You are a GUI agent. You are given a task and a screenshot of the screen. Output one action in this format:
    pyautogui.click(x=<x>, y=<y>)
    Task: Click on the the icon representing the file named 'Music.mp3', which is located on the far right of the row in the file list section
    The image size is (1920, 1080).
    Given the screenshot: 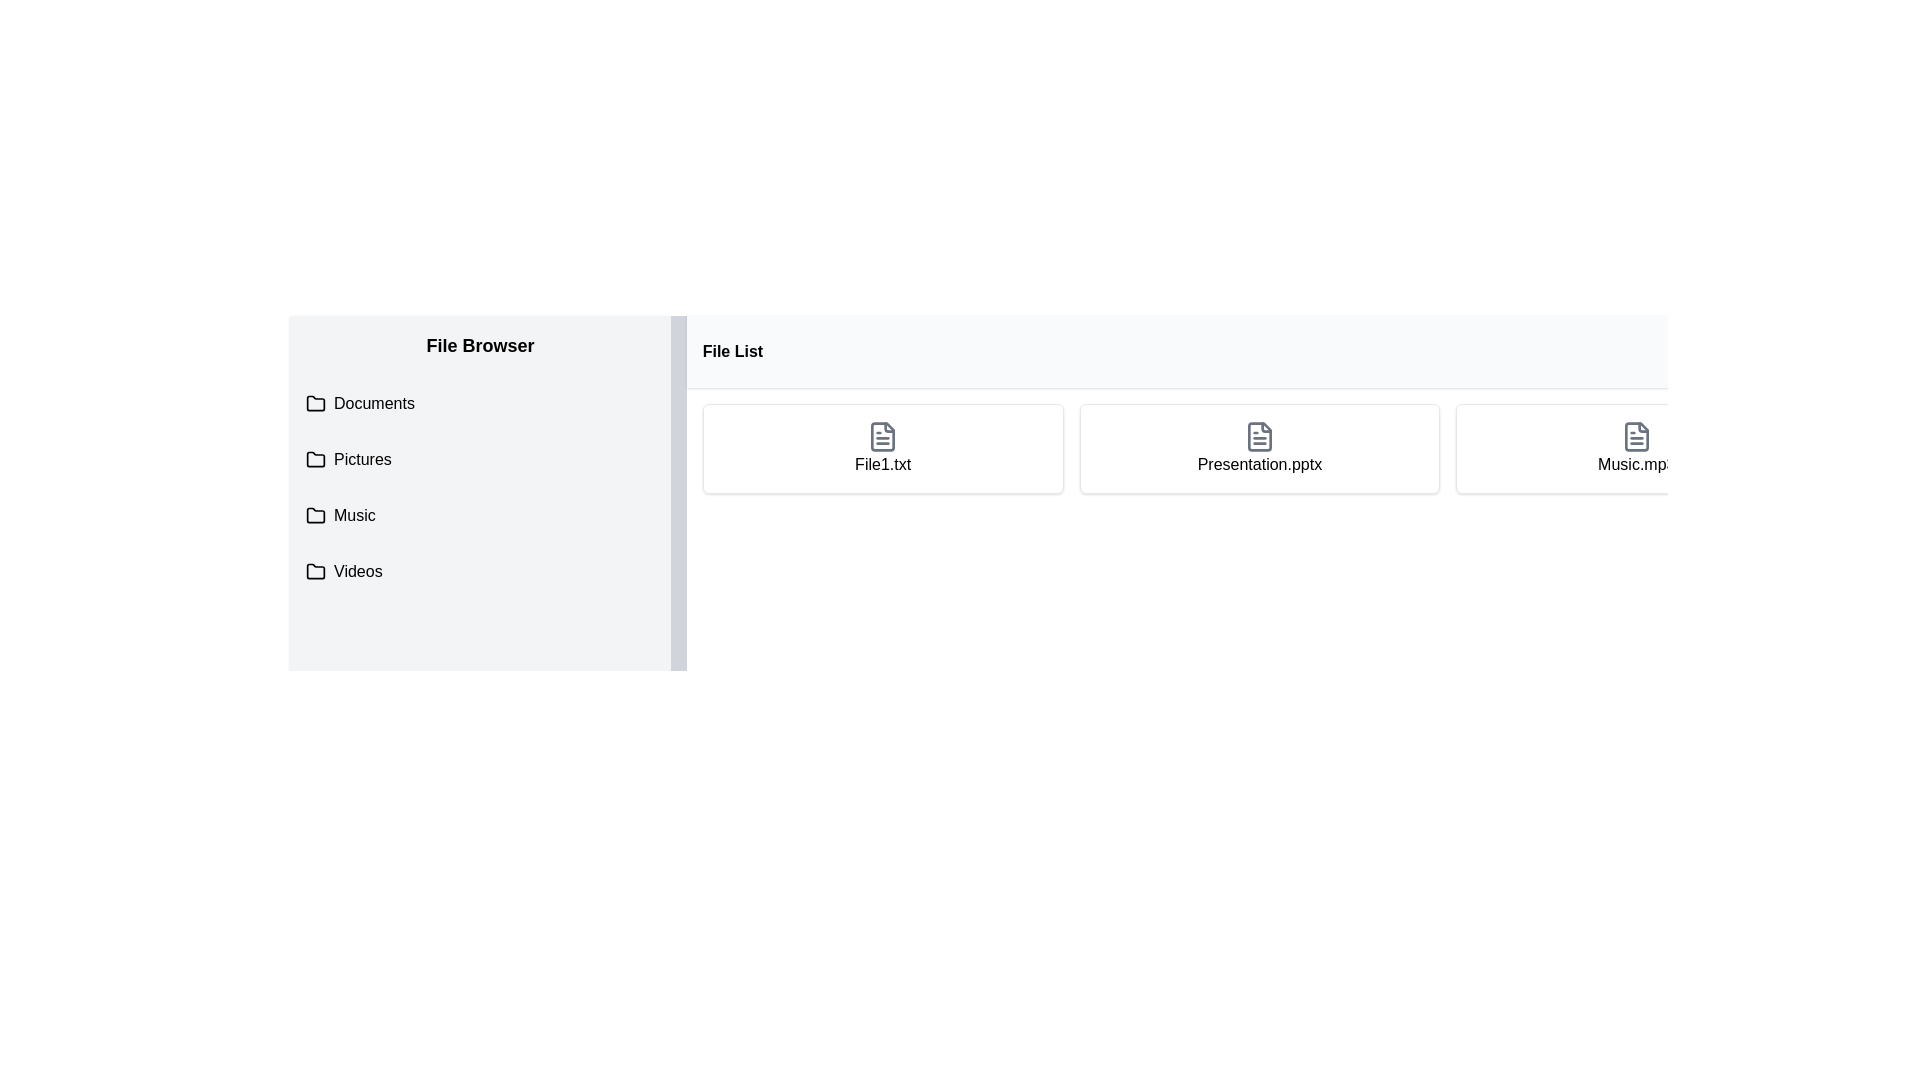 What is the action you would take?
    pyautogui.click(x=1636, y=435)
    